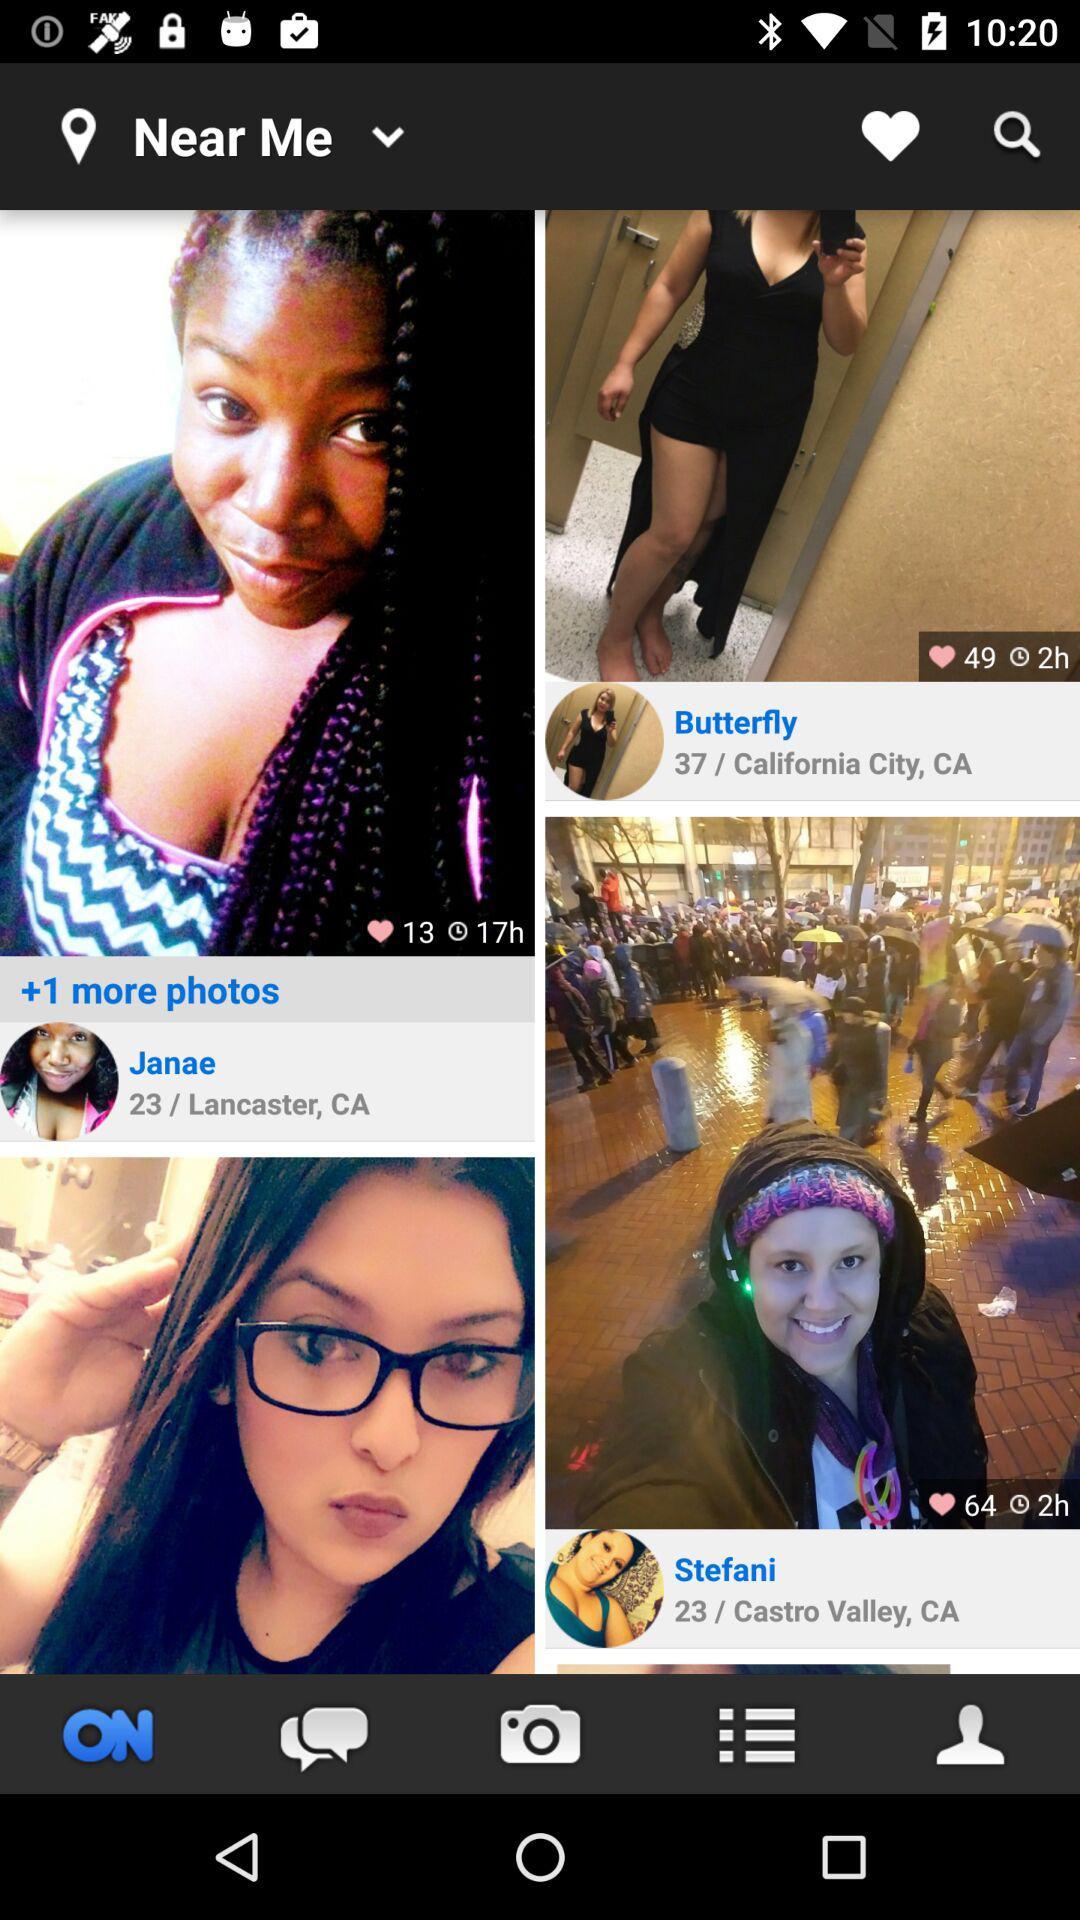 Image resolution: width=1080 pixels, height=1920 pixels. Describe the element at coordinates (266, 582) in the screenshot. I see `open profile pics` at that location.